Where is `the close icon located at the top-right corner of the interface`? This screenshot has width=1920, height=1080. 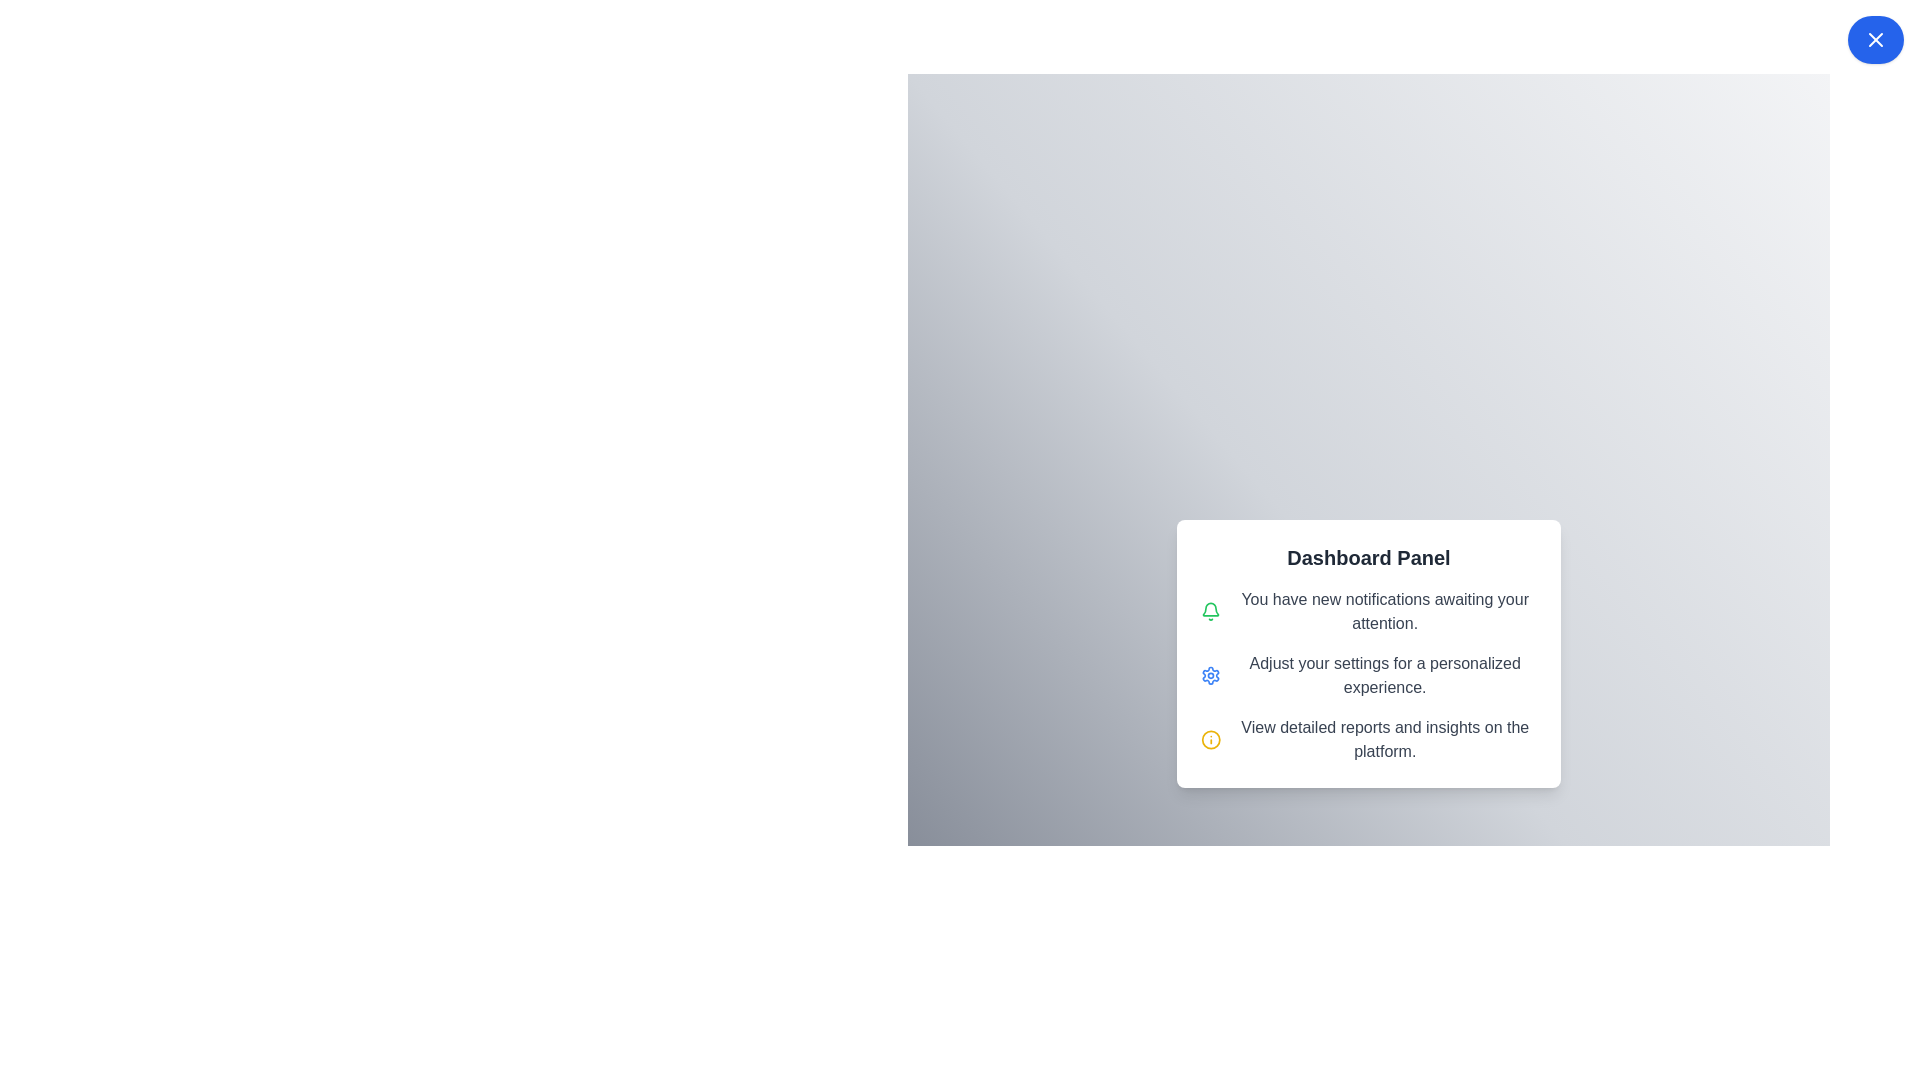
the close icon located at the top-right corner of the interface is located at coordinates (1875, 39).